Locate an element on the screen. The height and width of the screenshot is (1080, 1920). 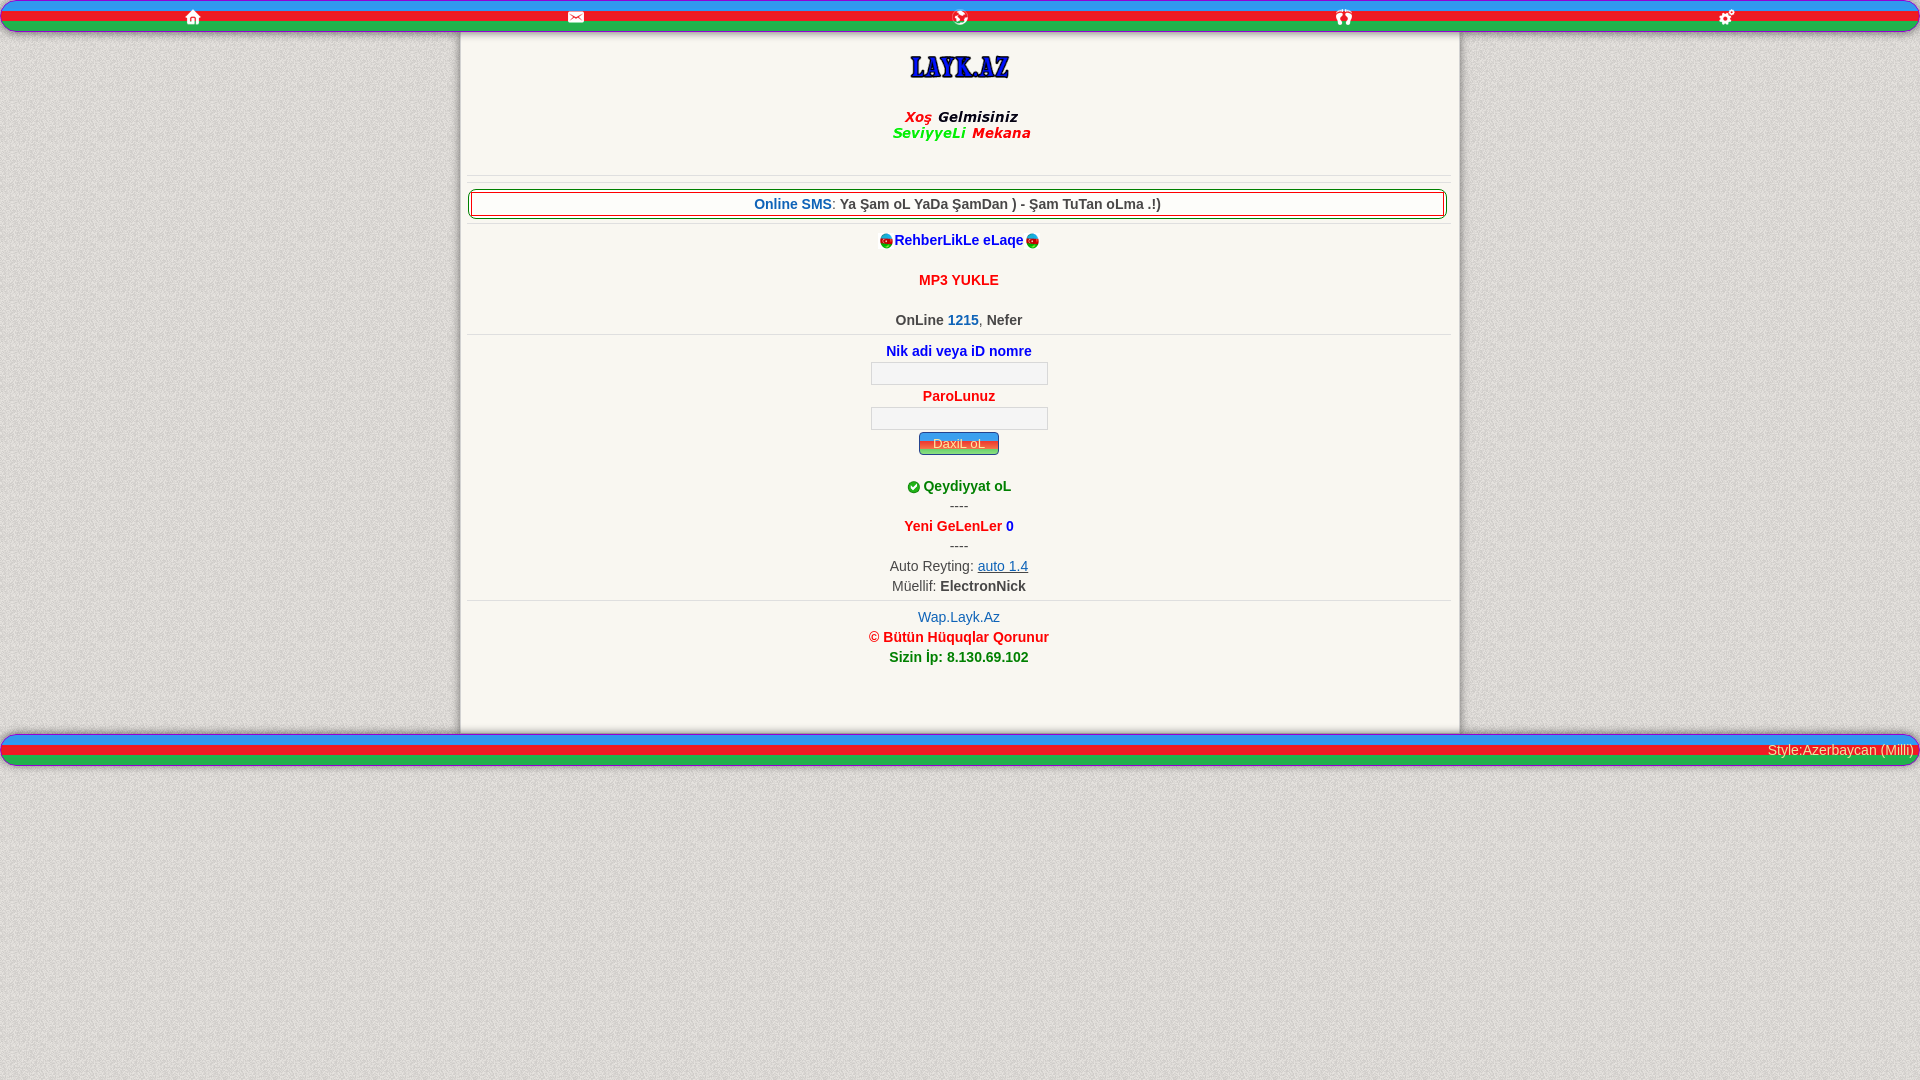
'nick' is located at coordinates (957, 373).